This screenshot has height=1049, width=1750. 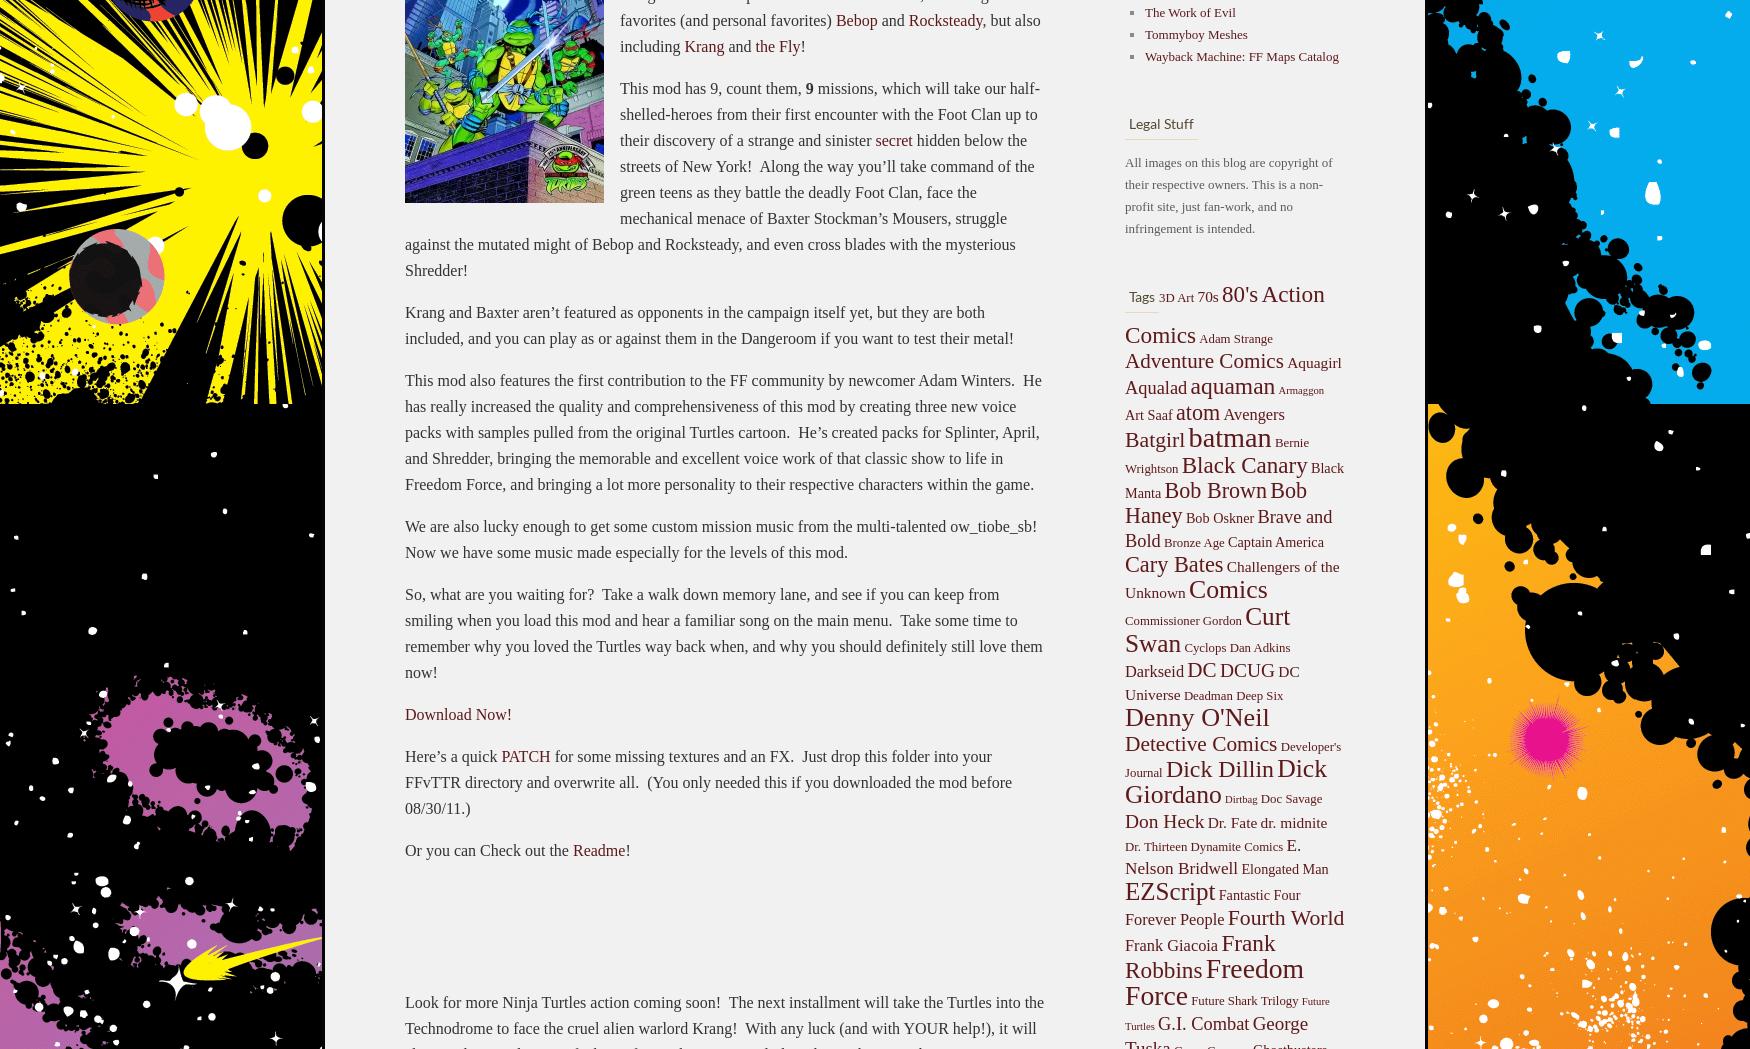 What do you see at coordinates (1170, 945) in the screenshot?
I see `'Frank Giacoia'` at bounding box center [1170, 945].